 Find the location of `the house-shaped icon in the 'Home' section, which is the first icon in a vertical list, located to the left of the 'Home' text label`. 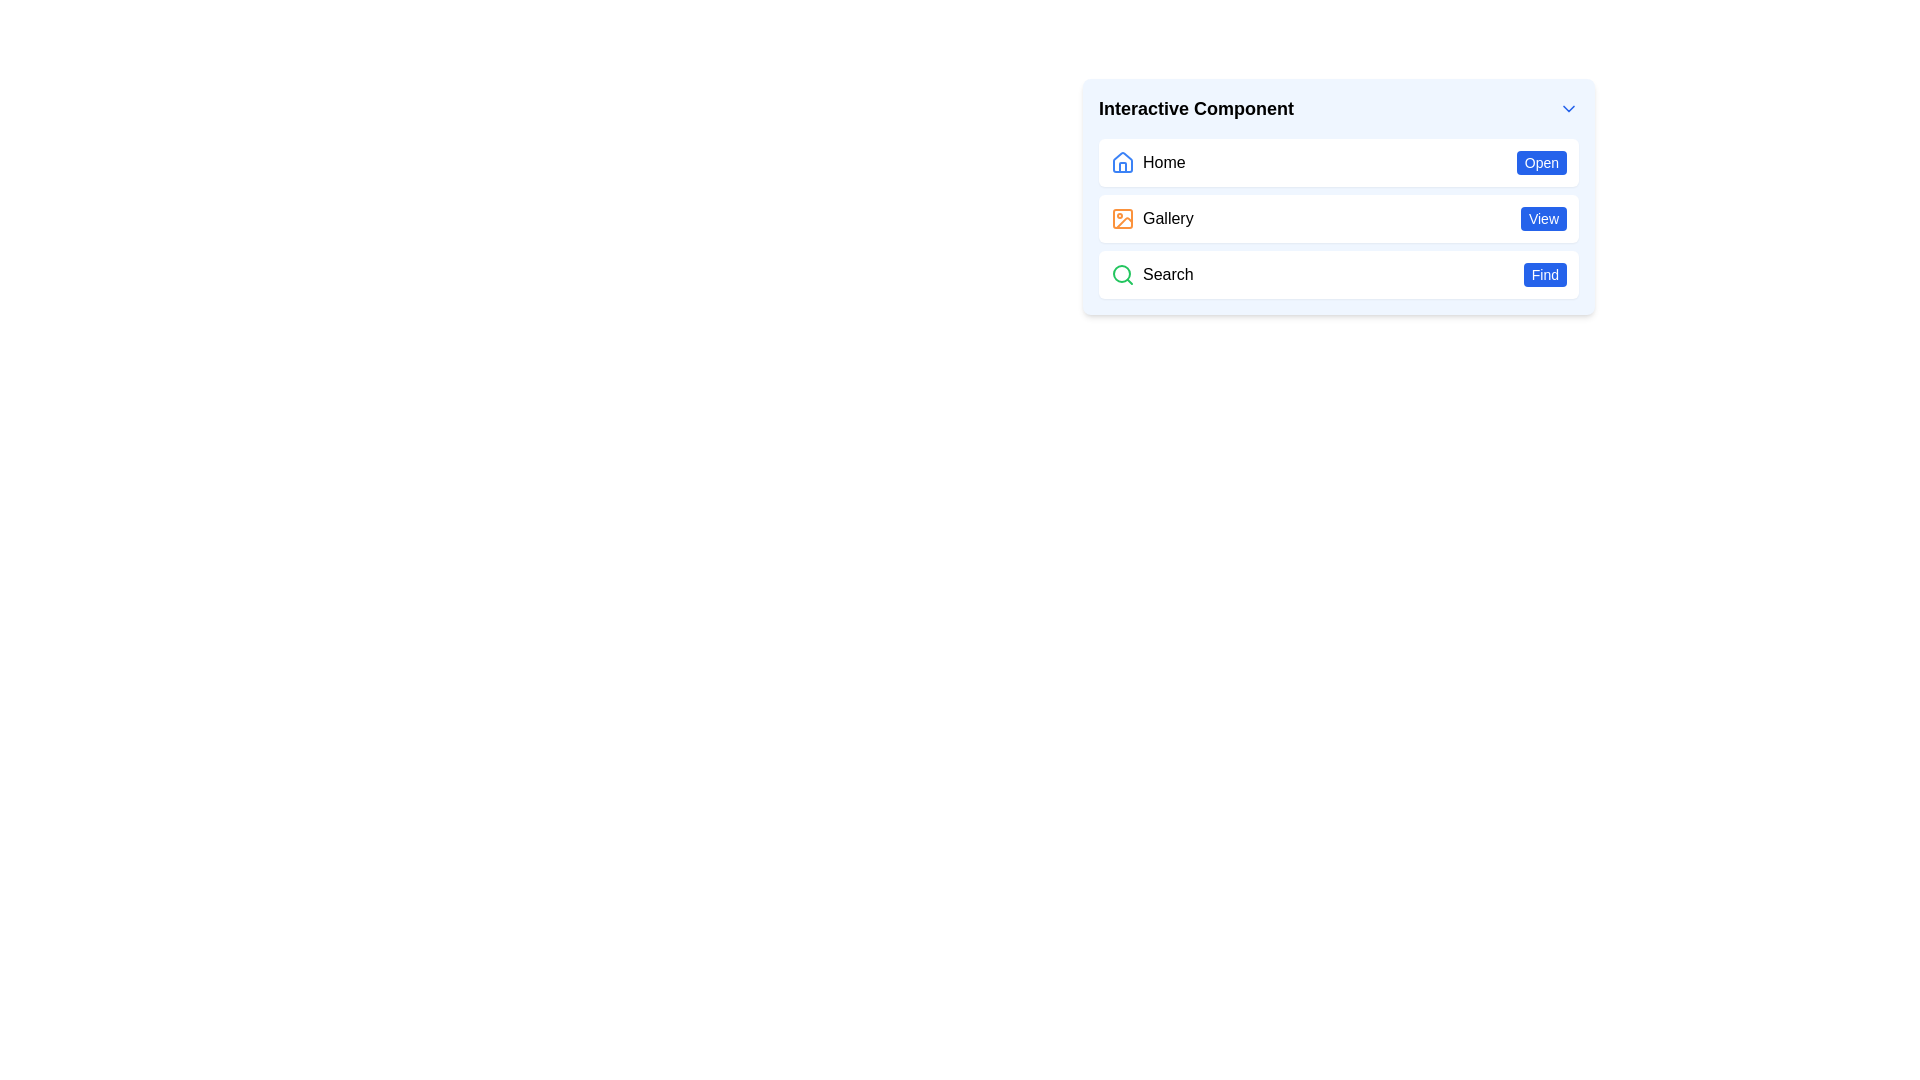

the house-shaped icon in the 'Home' section, which is the first icon in a vertical list, located to the left of the 'Home' text label is located at coordinates (1123, 161).